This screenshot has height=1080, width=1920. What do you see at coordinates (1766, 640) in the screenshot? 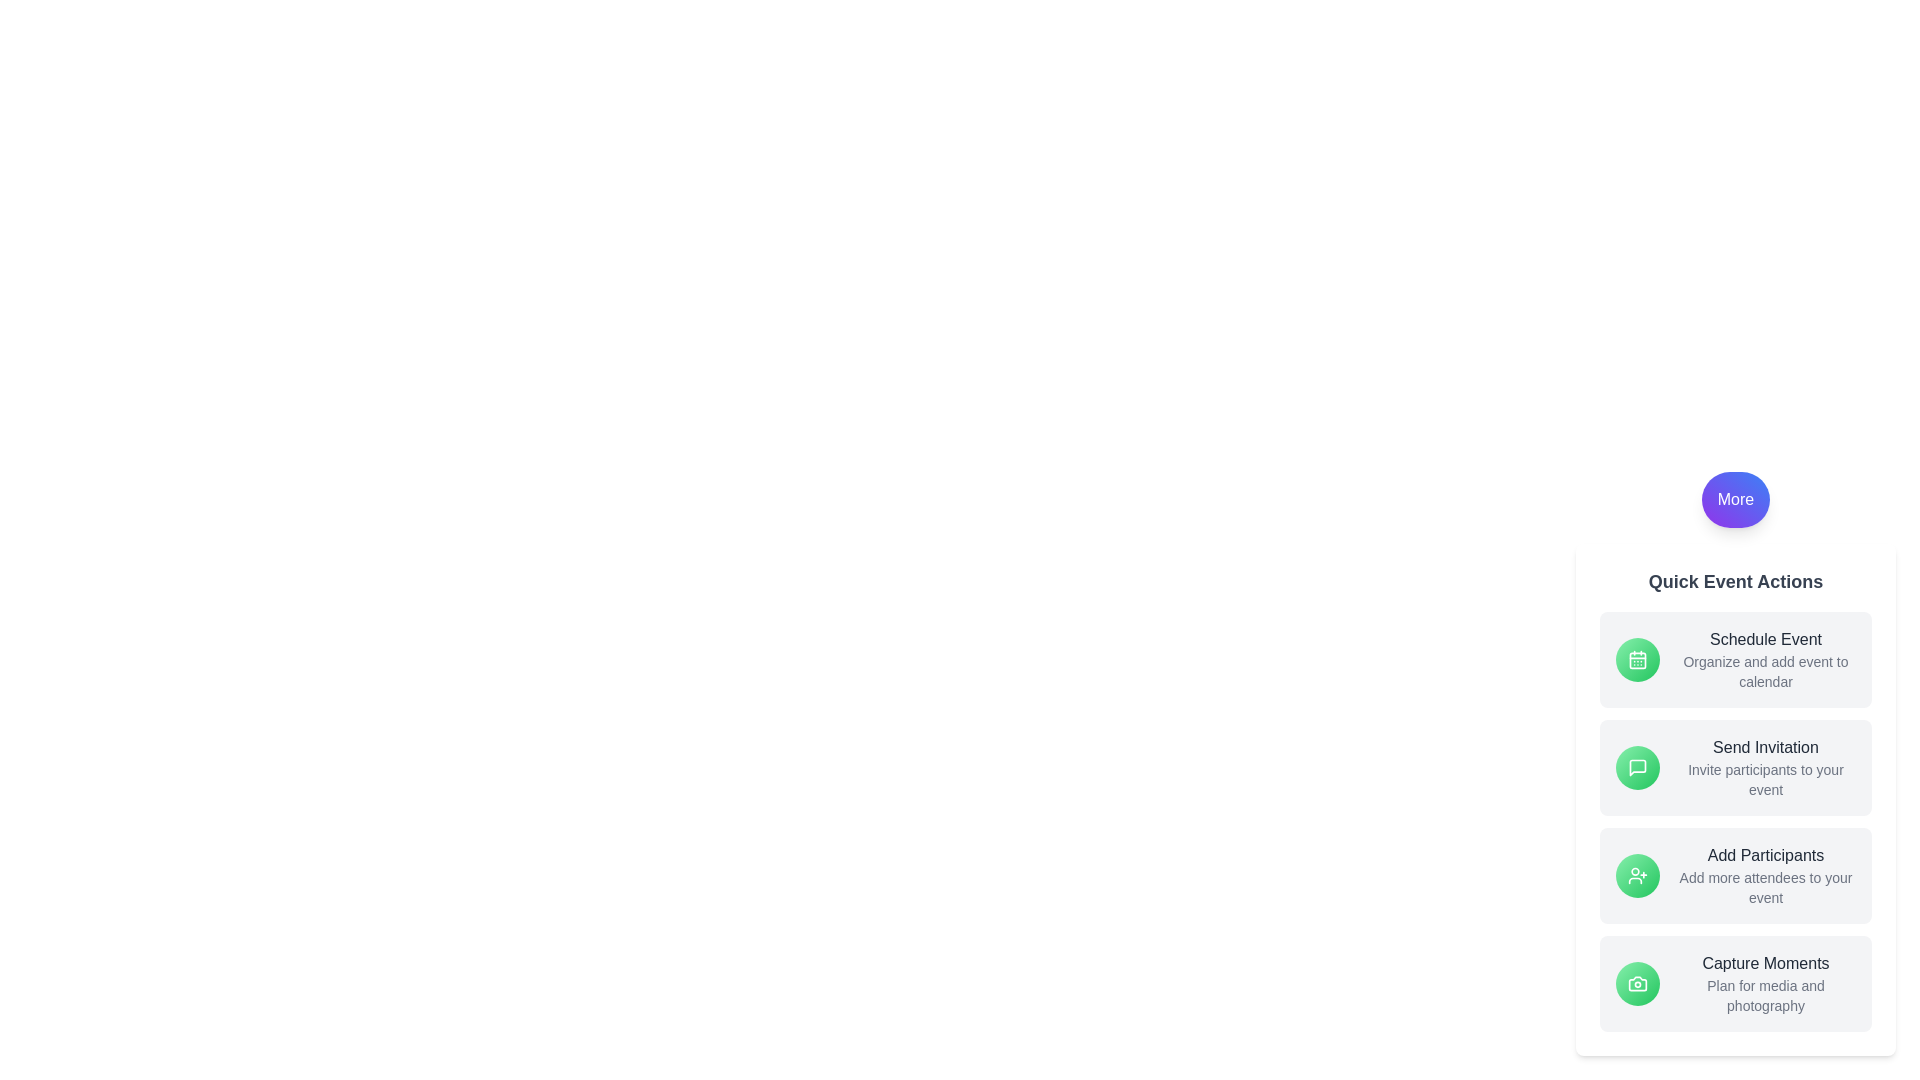
I see `the 'Schedule Event' button to initiate scheduling an event` at bounding box center [1766, 640].